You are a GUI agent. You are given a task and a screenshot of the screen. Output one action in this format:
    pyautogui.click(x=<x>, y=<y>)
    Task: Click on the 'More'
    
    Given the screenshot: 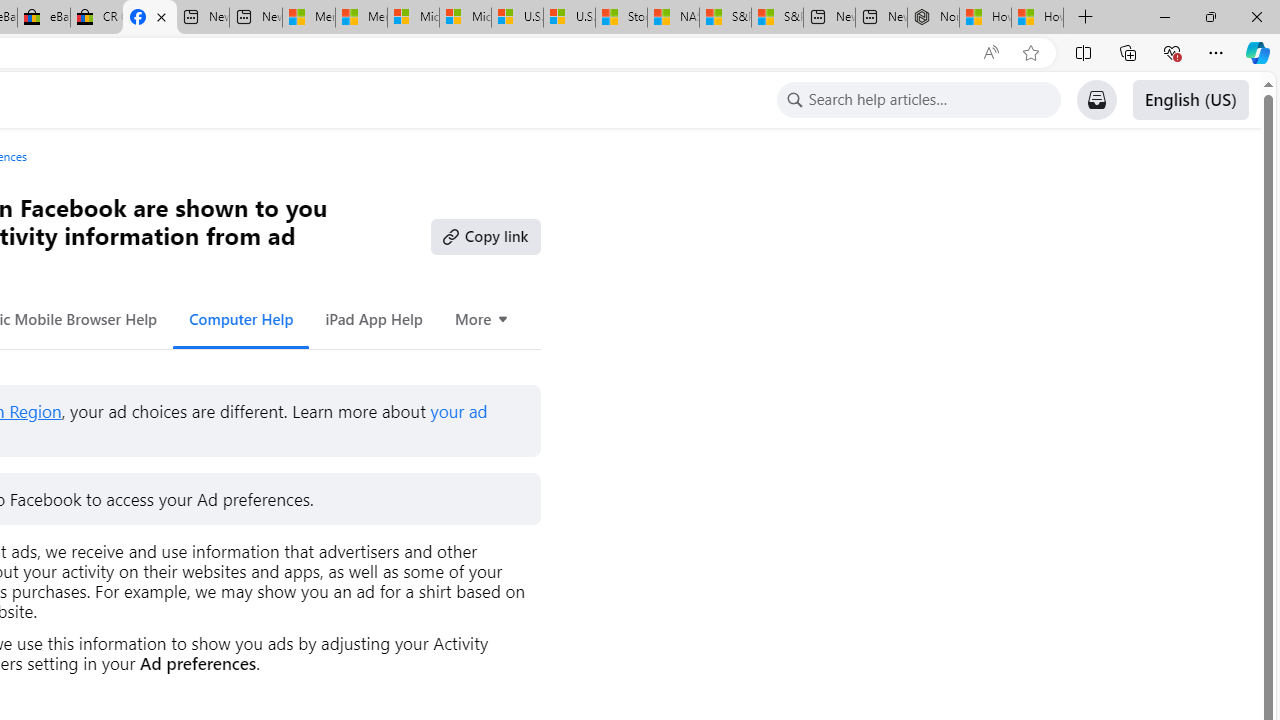 What is the action you would take?
    pyautogui.click(x=482, y=318)
    